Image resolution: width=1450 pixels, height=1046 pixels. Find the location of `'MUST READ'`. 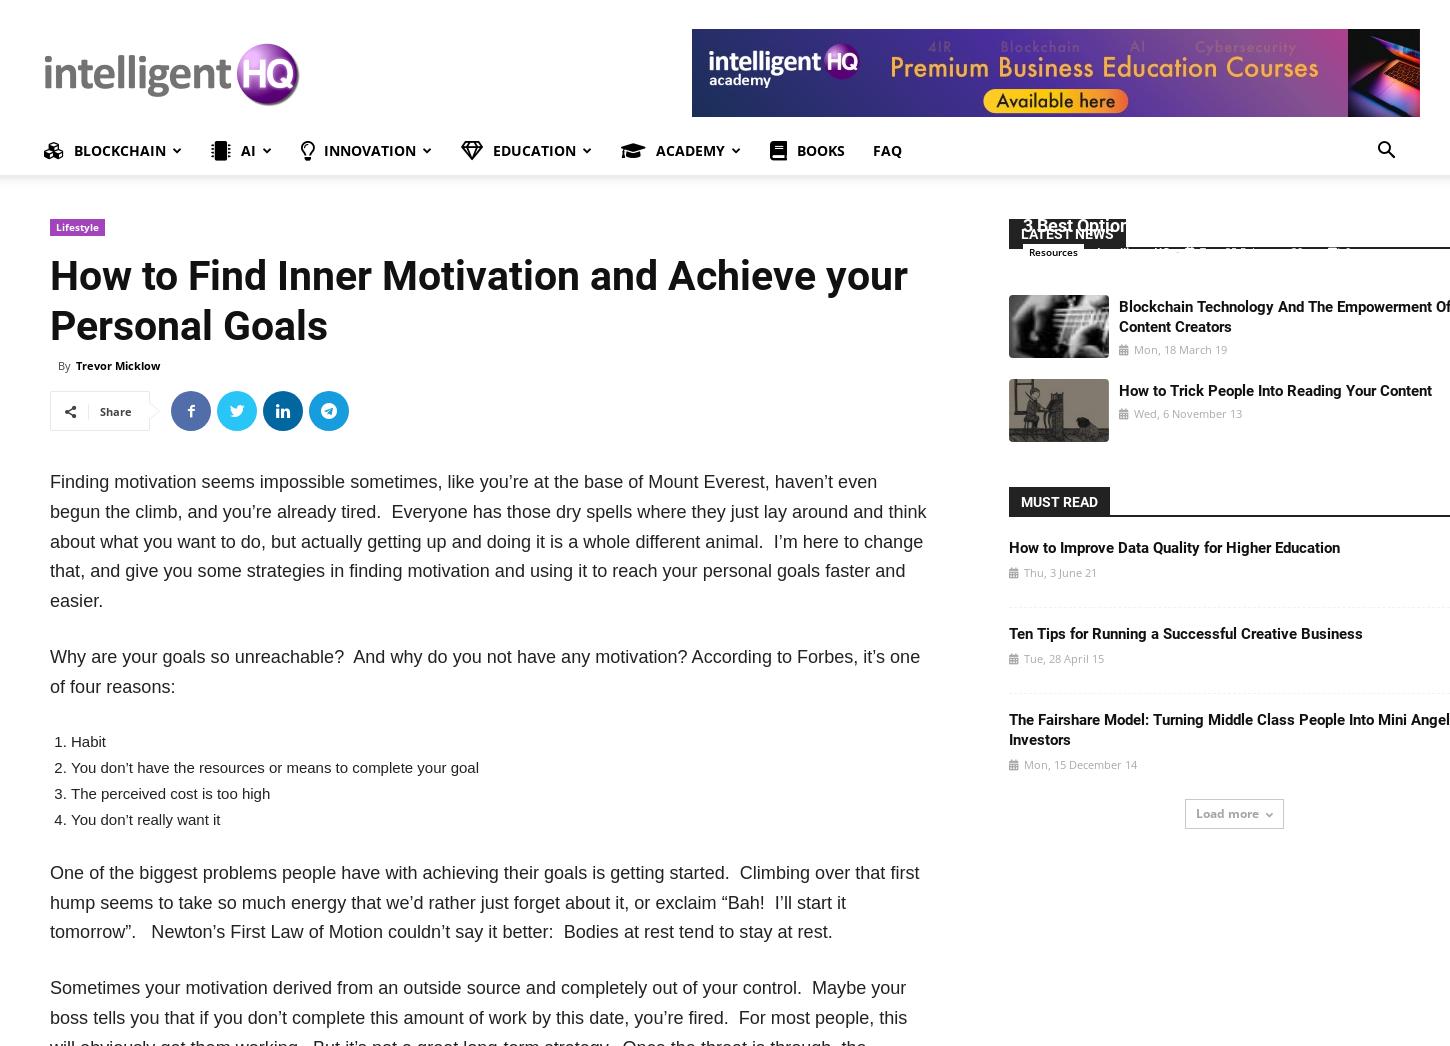

'MUST READ' is located at coordinates (1019, 501).